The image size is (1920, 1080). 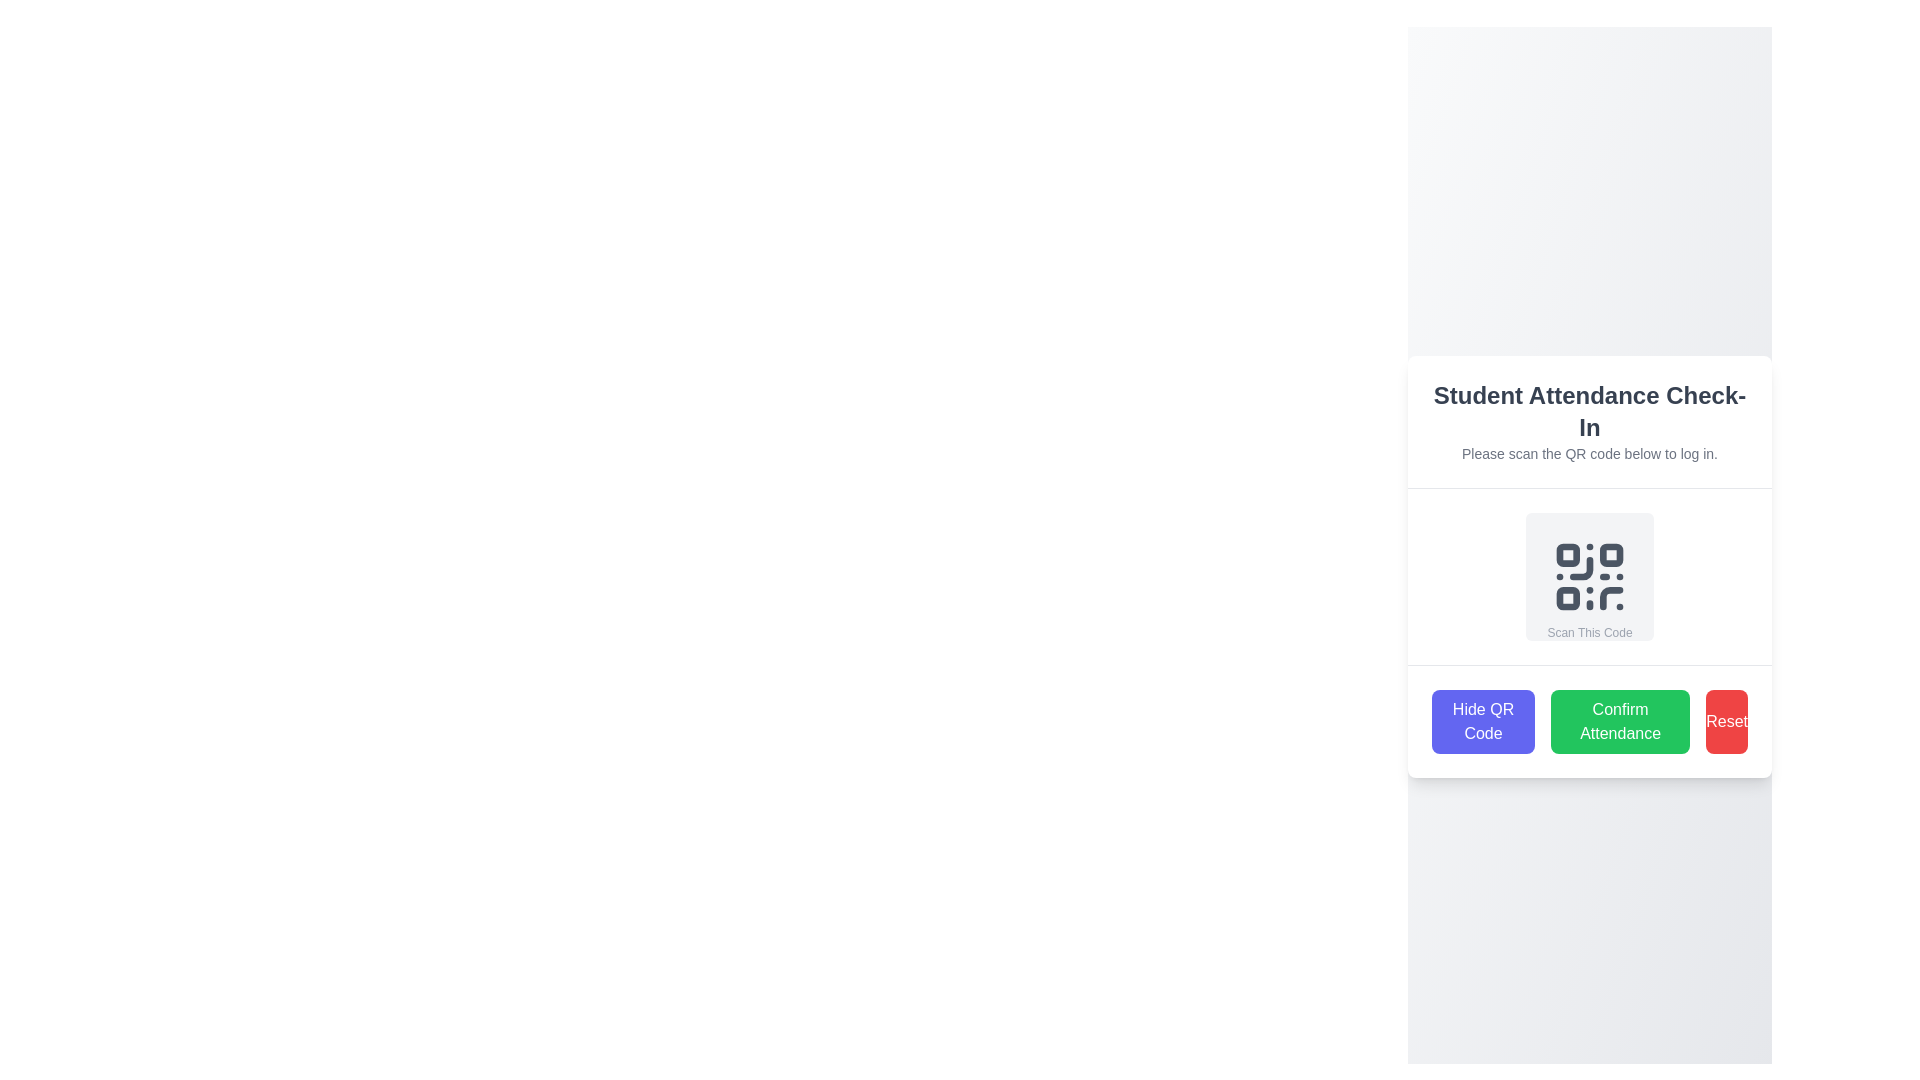 What do you see at coordinates (1588, 420) in the screenshot?
I see `the informational text block that conveys information about the student attendance check-in feature` at bounding box center [1588, 420].